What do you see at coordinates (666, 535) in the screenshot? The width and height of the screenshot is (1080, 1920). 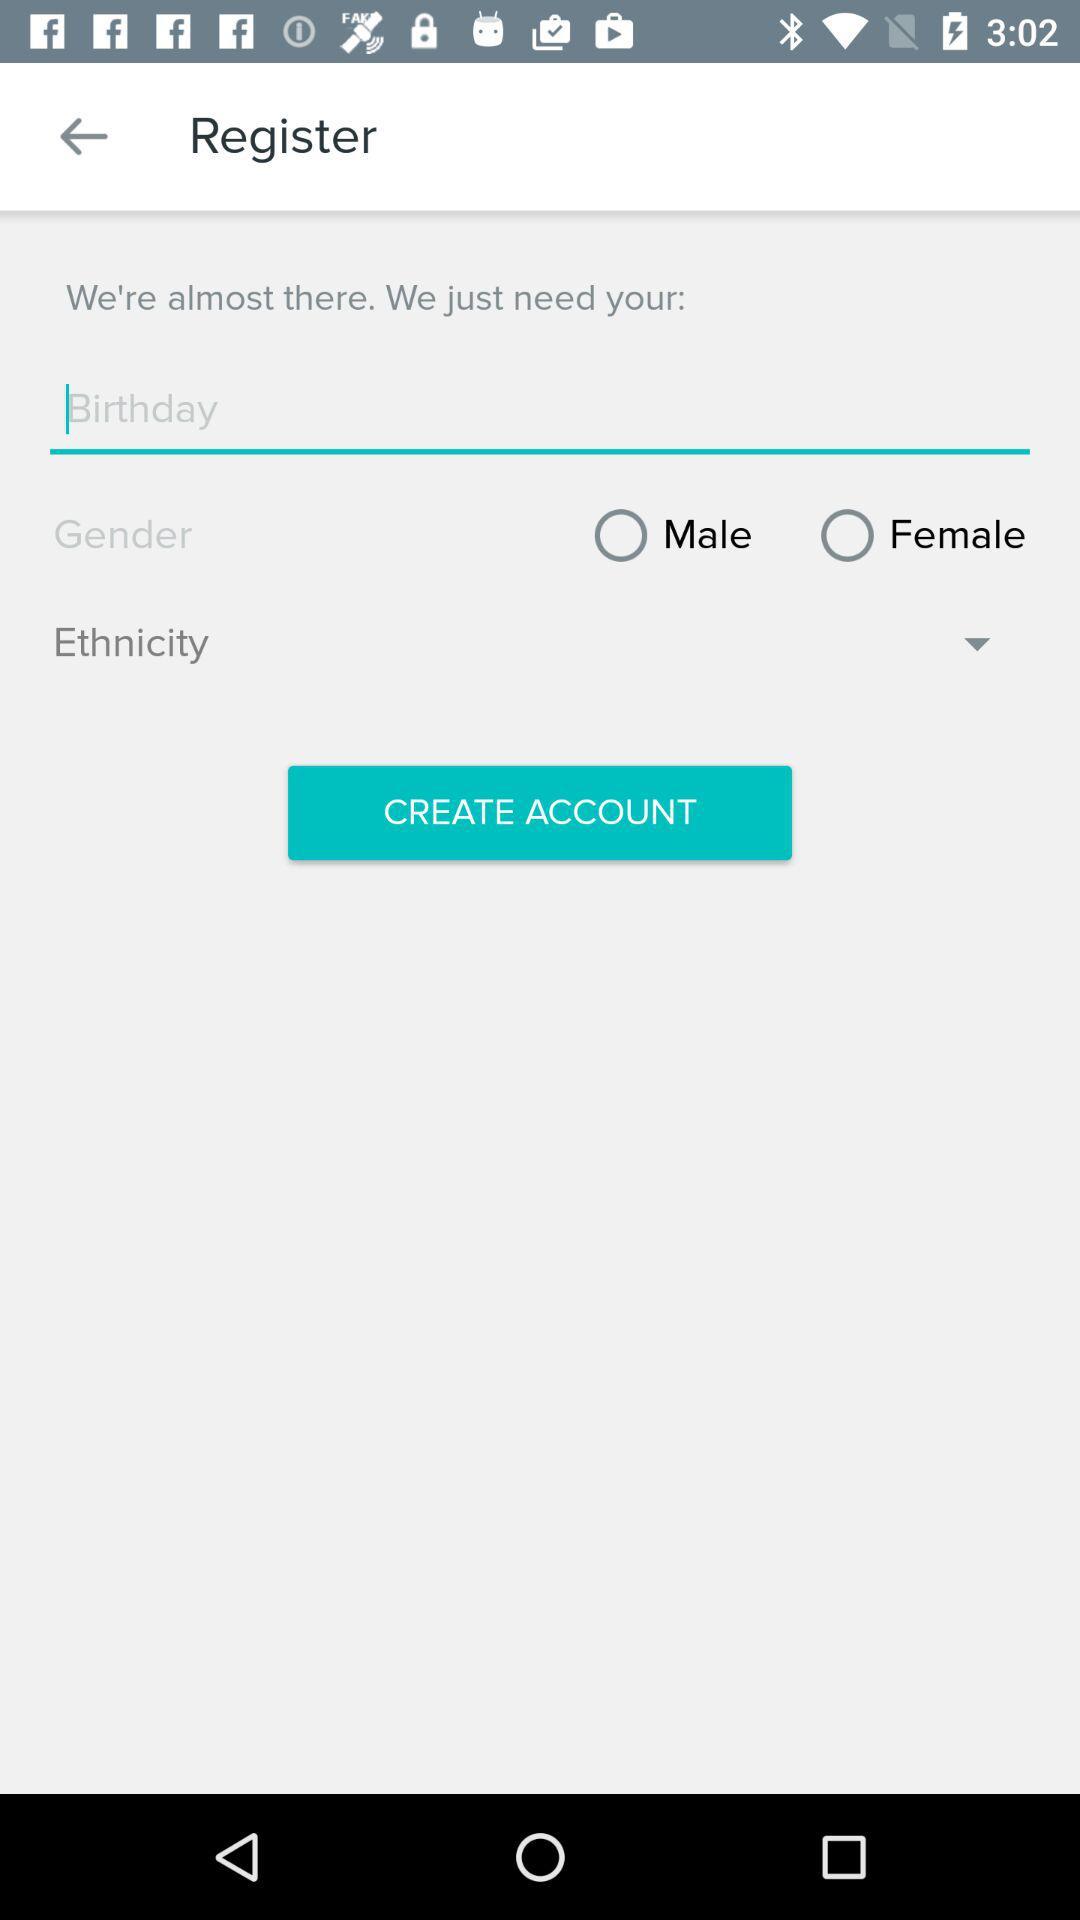 I see `the male icon` at bounding box center [666, 535].